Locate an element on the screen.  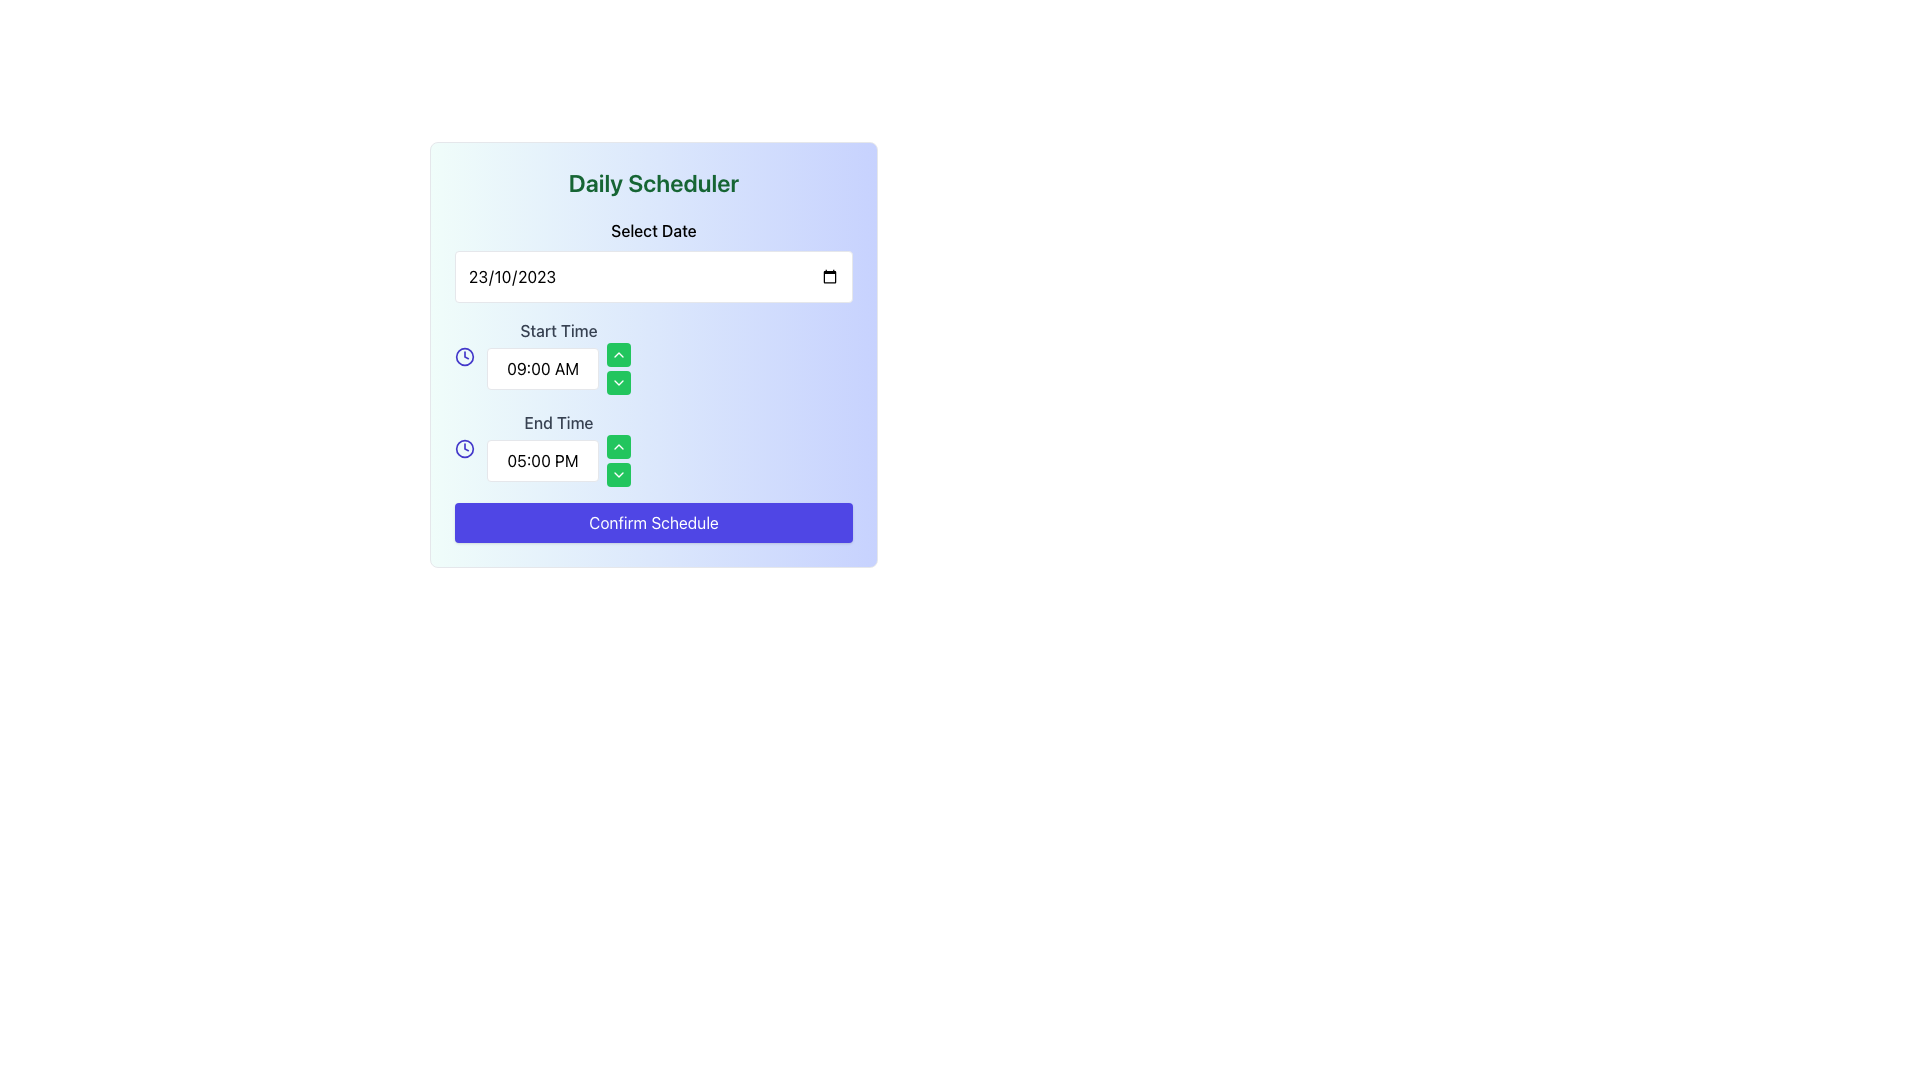
the first green button above the downward-pointing arrow button to increment the time in the 'End Time' field is located at coordinates (618, 446).